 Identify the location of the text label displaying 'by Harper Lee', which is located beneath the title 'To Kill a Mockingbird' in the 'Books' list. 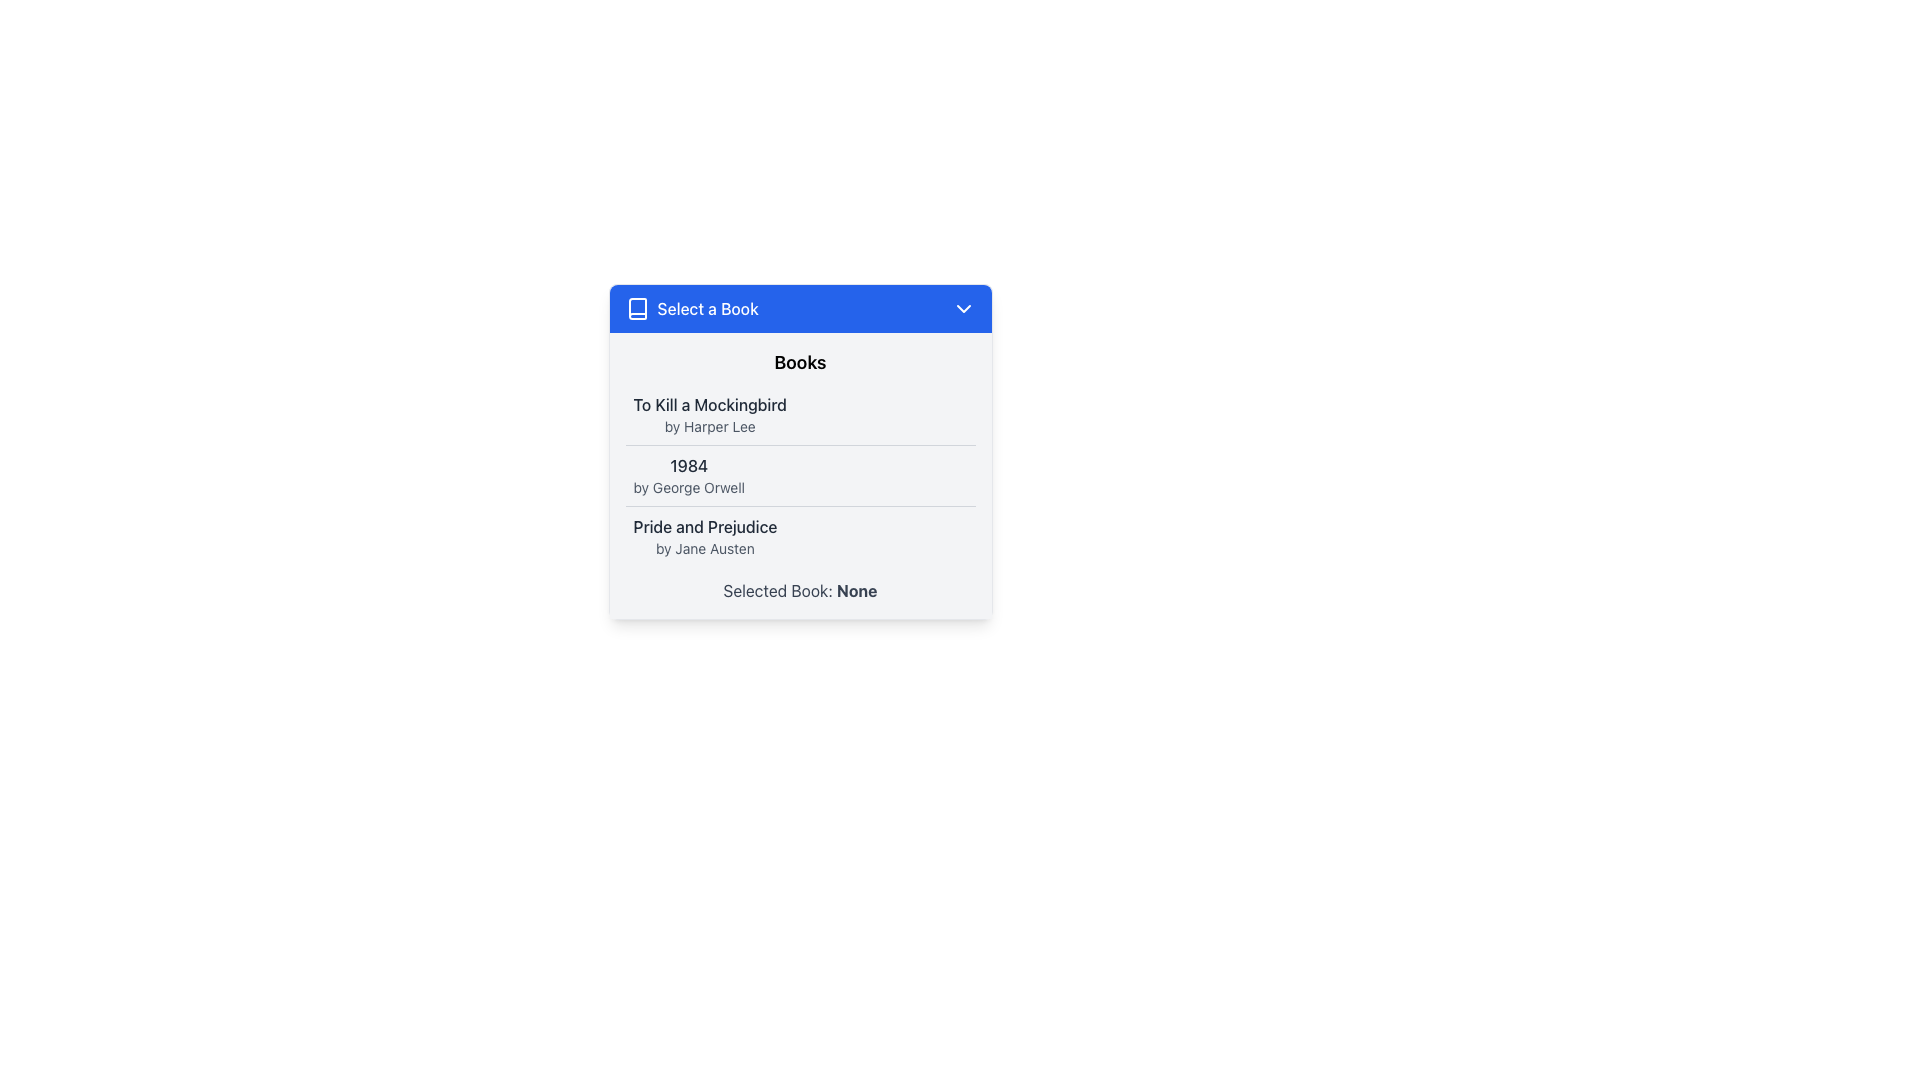
(710, 426).